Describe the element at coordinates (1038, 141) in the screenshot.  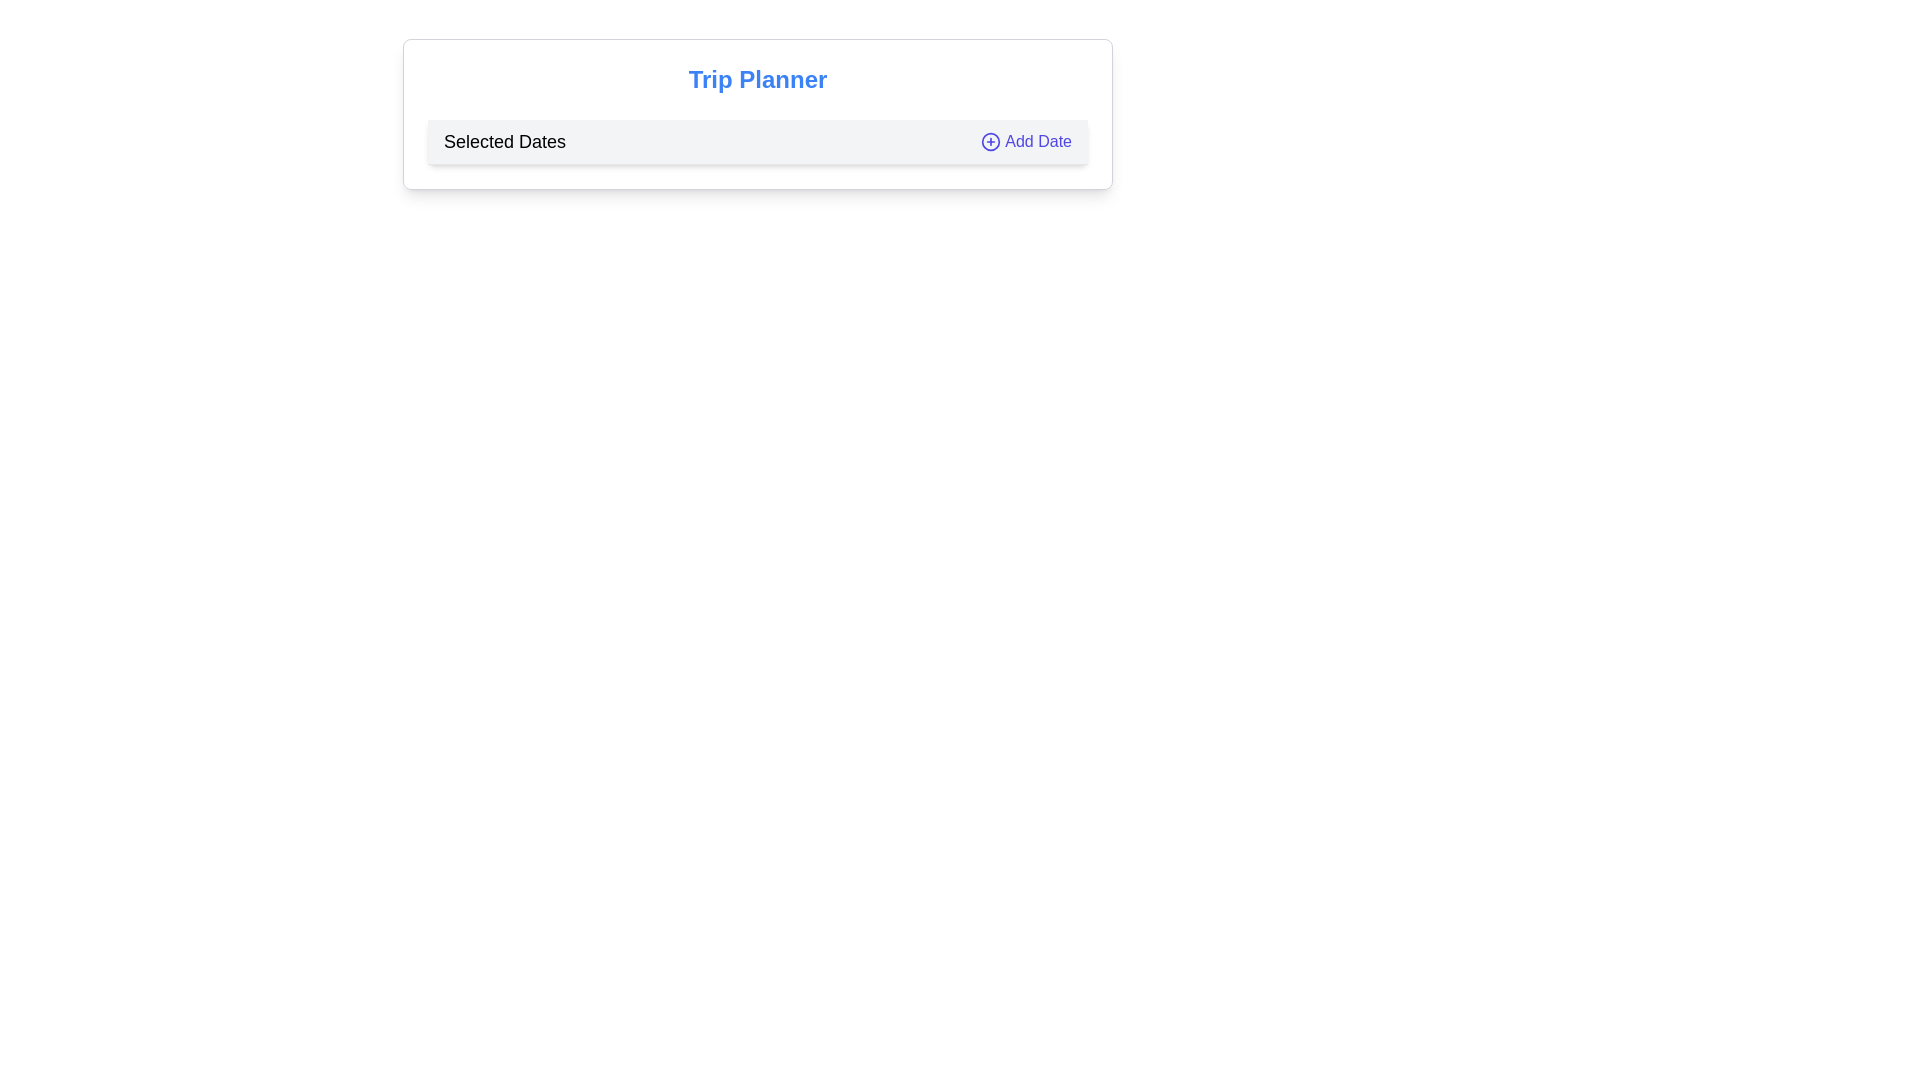
I see `the 'Add Date' text label, which is styled in indigo` at that location.